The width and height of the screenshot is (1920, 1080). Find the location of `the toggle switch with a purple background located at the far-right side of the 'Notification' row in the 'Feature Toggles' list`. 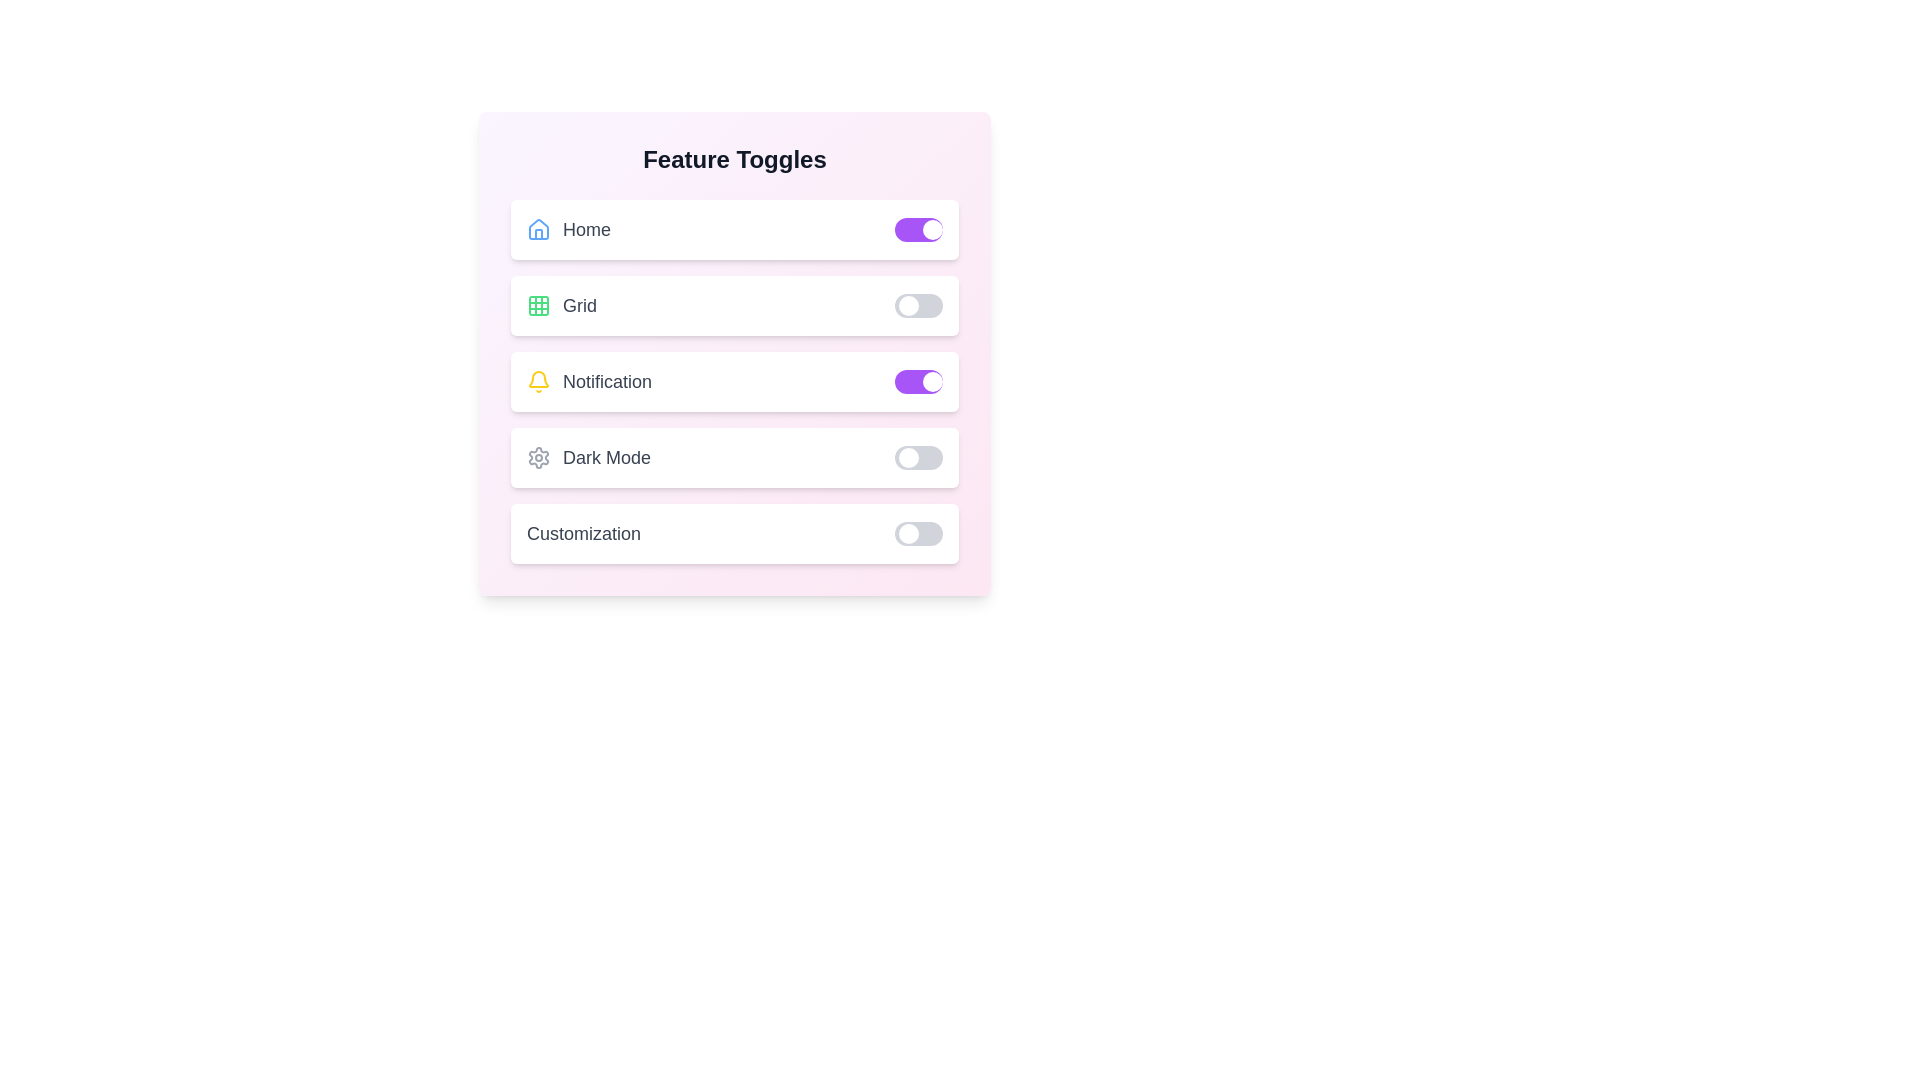

the toggle switch with a purple background located at the far-right side of the 'Notification' row in the 'Feature Toggles' list is located at coordinates (917, 381).